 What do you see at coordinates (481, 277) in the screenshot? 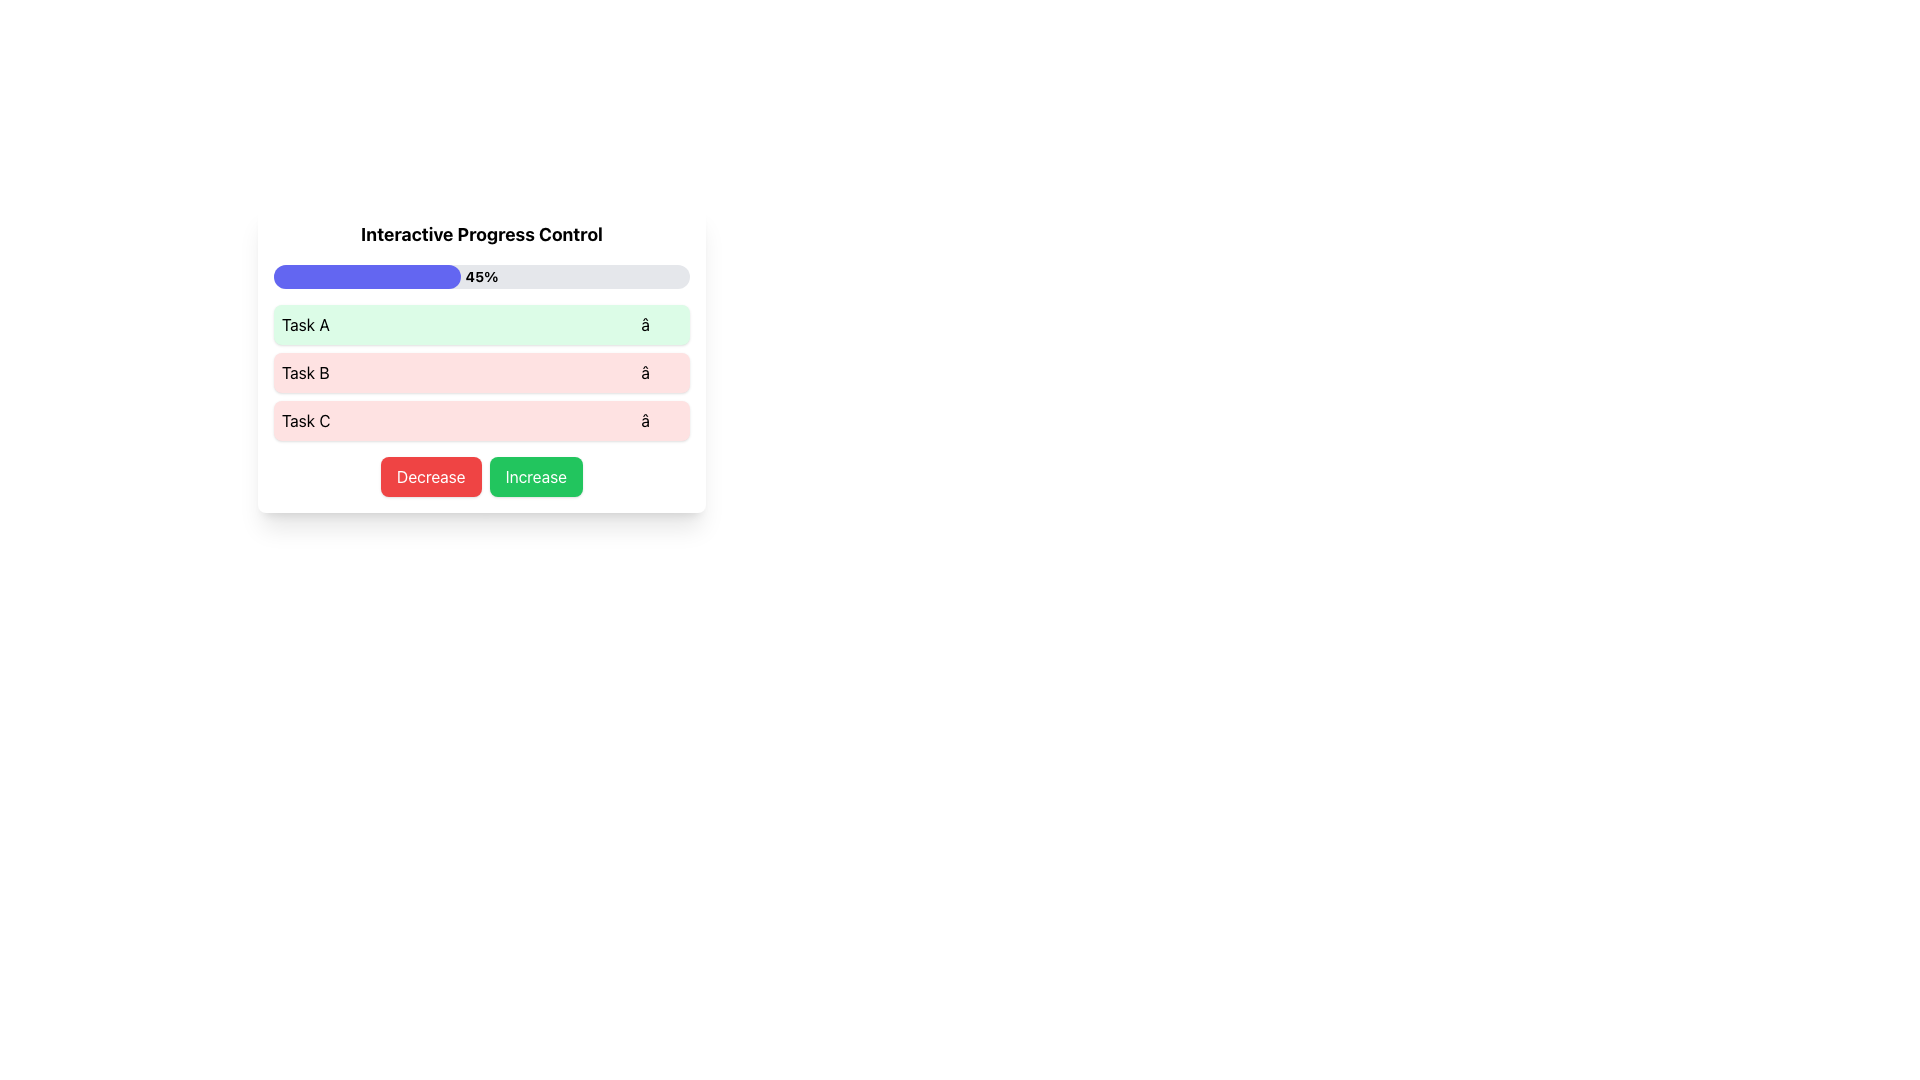
I see `the progress bar that visually represents the completion percentage of a task, currently showing '45%'` at bounding box center [481, 277].